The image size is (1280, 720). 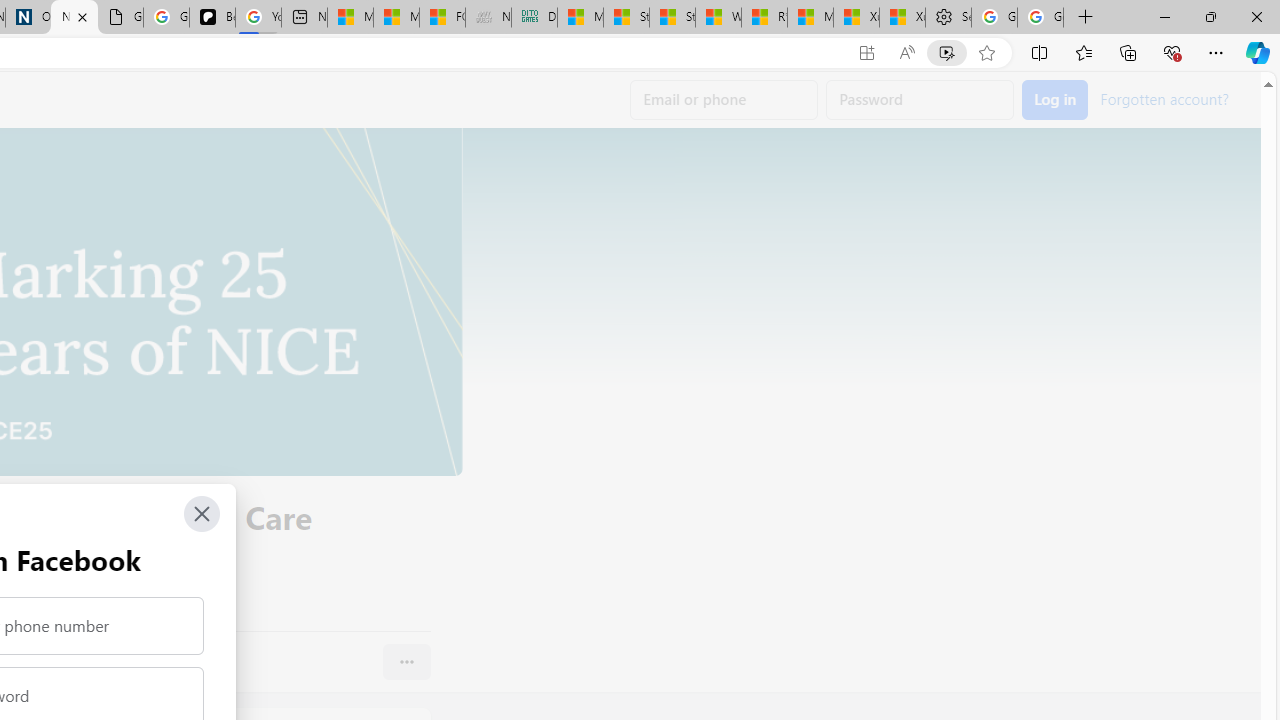 I want to click on 'Google Analytics Opt-out Browser Add-on Download Page', so click(x=119, y=17).